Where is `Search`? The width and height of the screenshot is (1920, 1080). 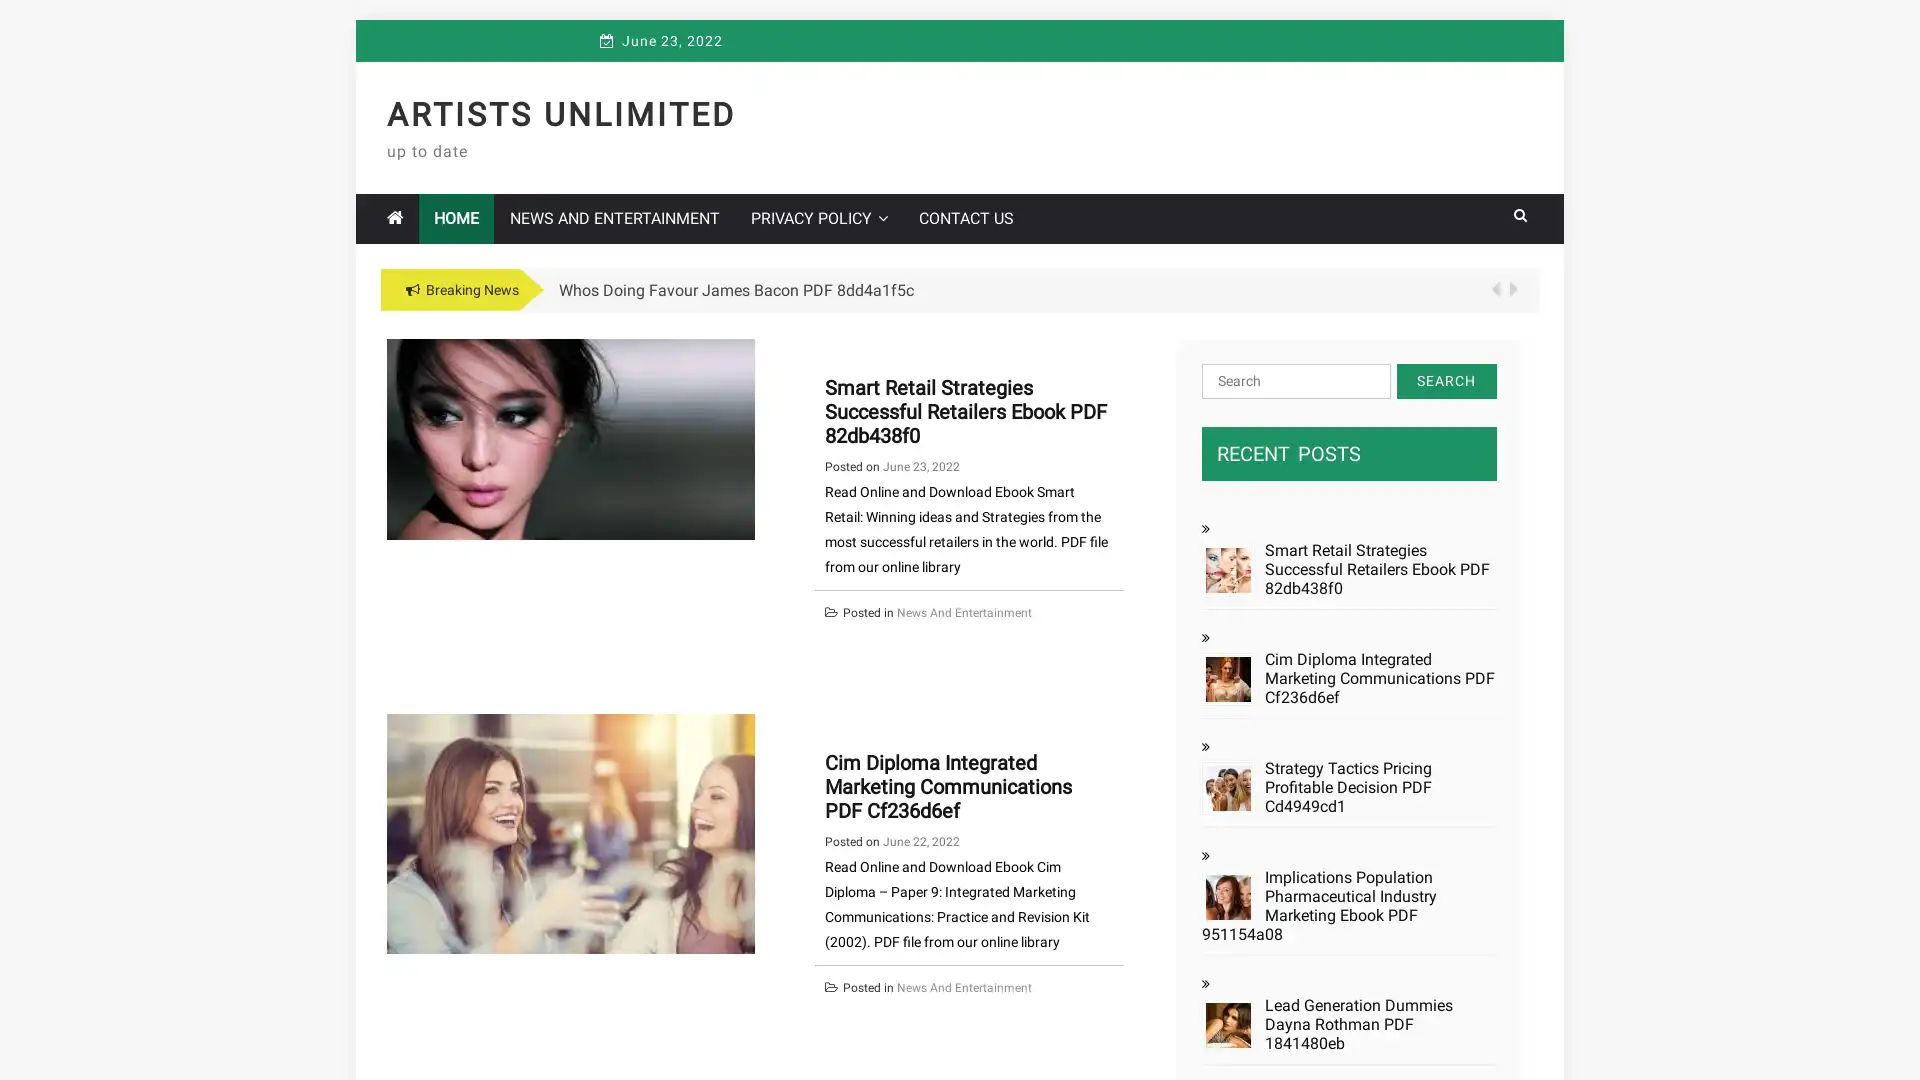
Search is located at coordinates (1445, 380).